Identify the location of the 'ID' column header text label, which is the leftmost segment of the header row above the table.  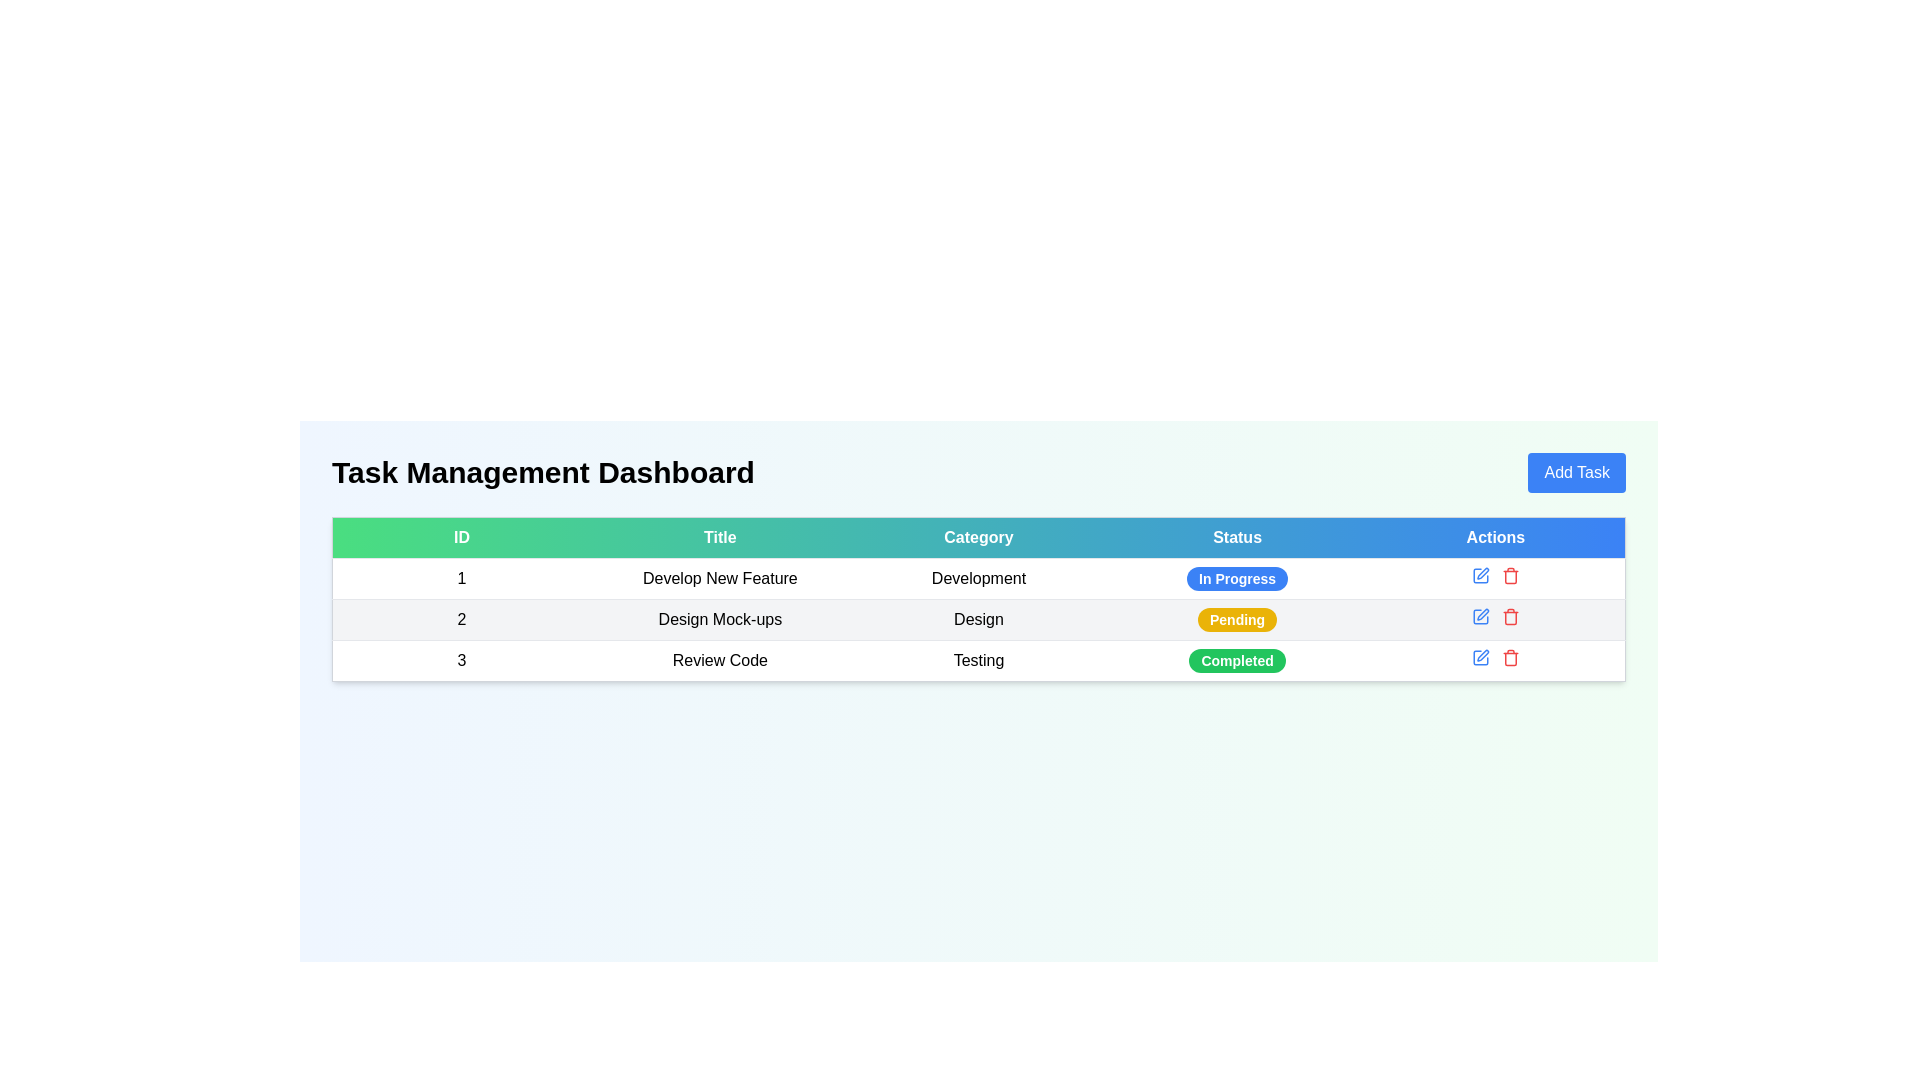
(460, 536).